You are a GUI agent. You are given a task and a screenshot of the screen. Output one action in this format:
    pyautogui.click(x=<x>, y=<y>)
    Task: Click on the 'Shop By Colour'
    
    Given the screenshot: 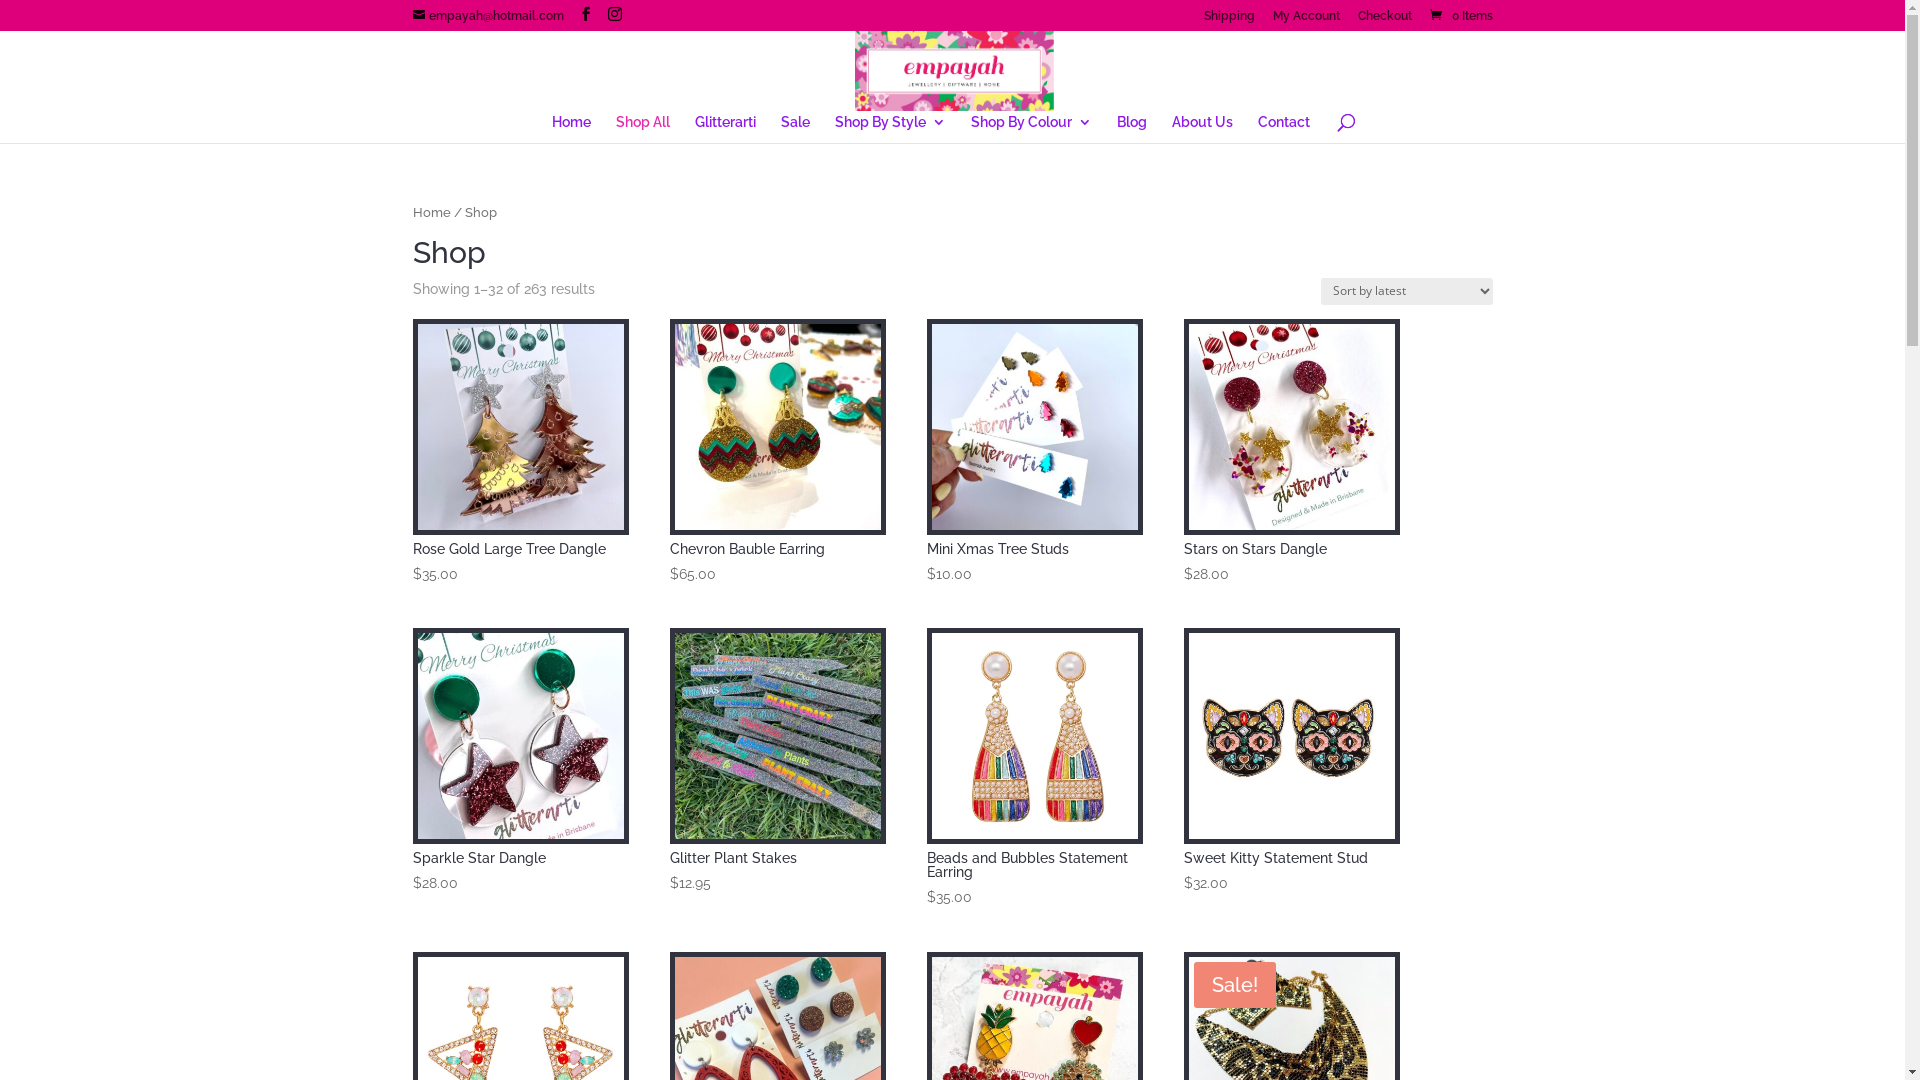 What is the action you would take?
    pyautogui.click(x=970, y=128)
    